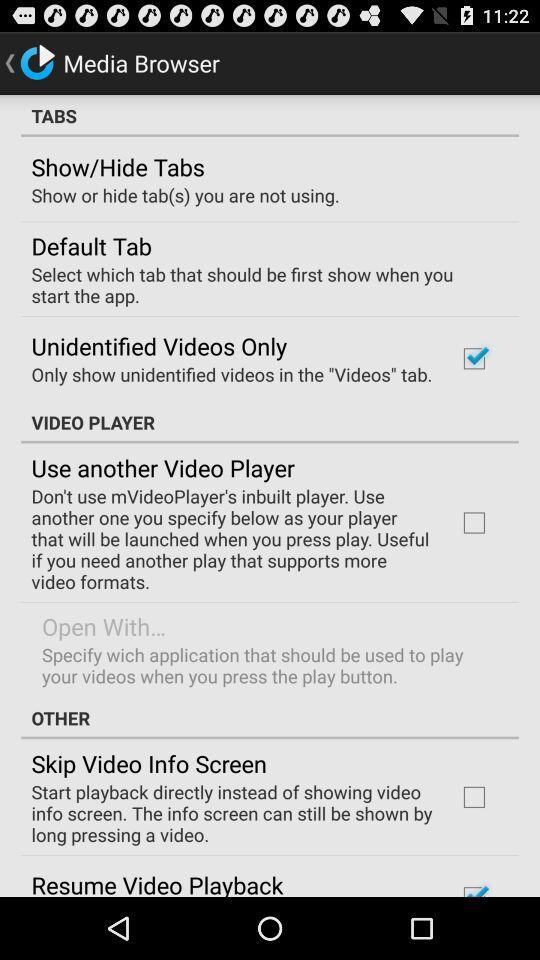  Describe the element at coordinates (230, 813) in the screenshot. I see `the item above resume video playback item` at that location.